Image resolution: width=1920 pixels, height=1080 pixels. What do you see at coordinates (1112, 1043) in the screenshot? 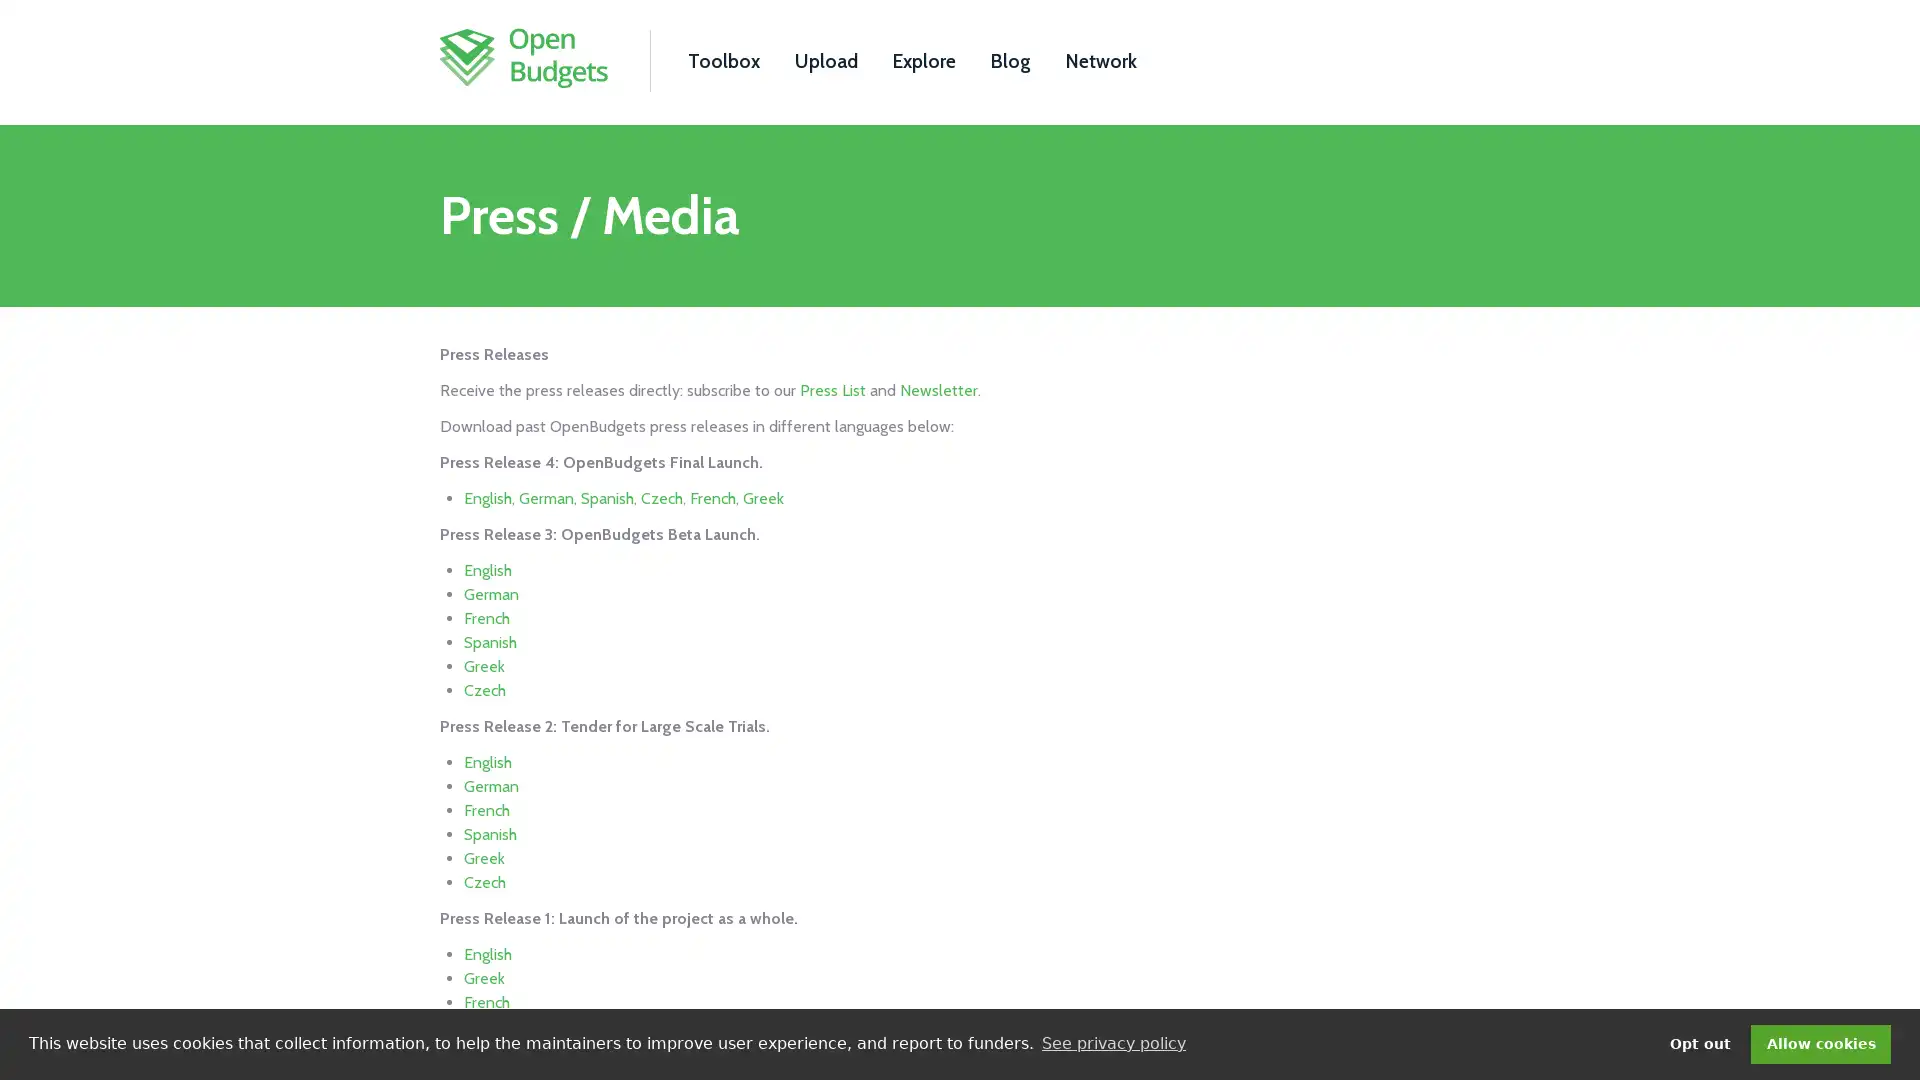
I see `learn more about cookies` at bounding box center [1112, 1043].